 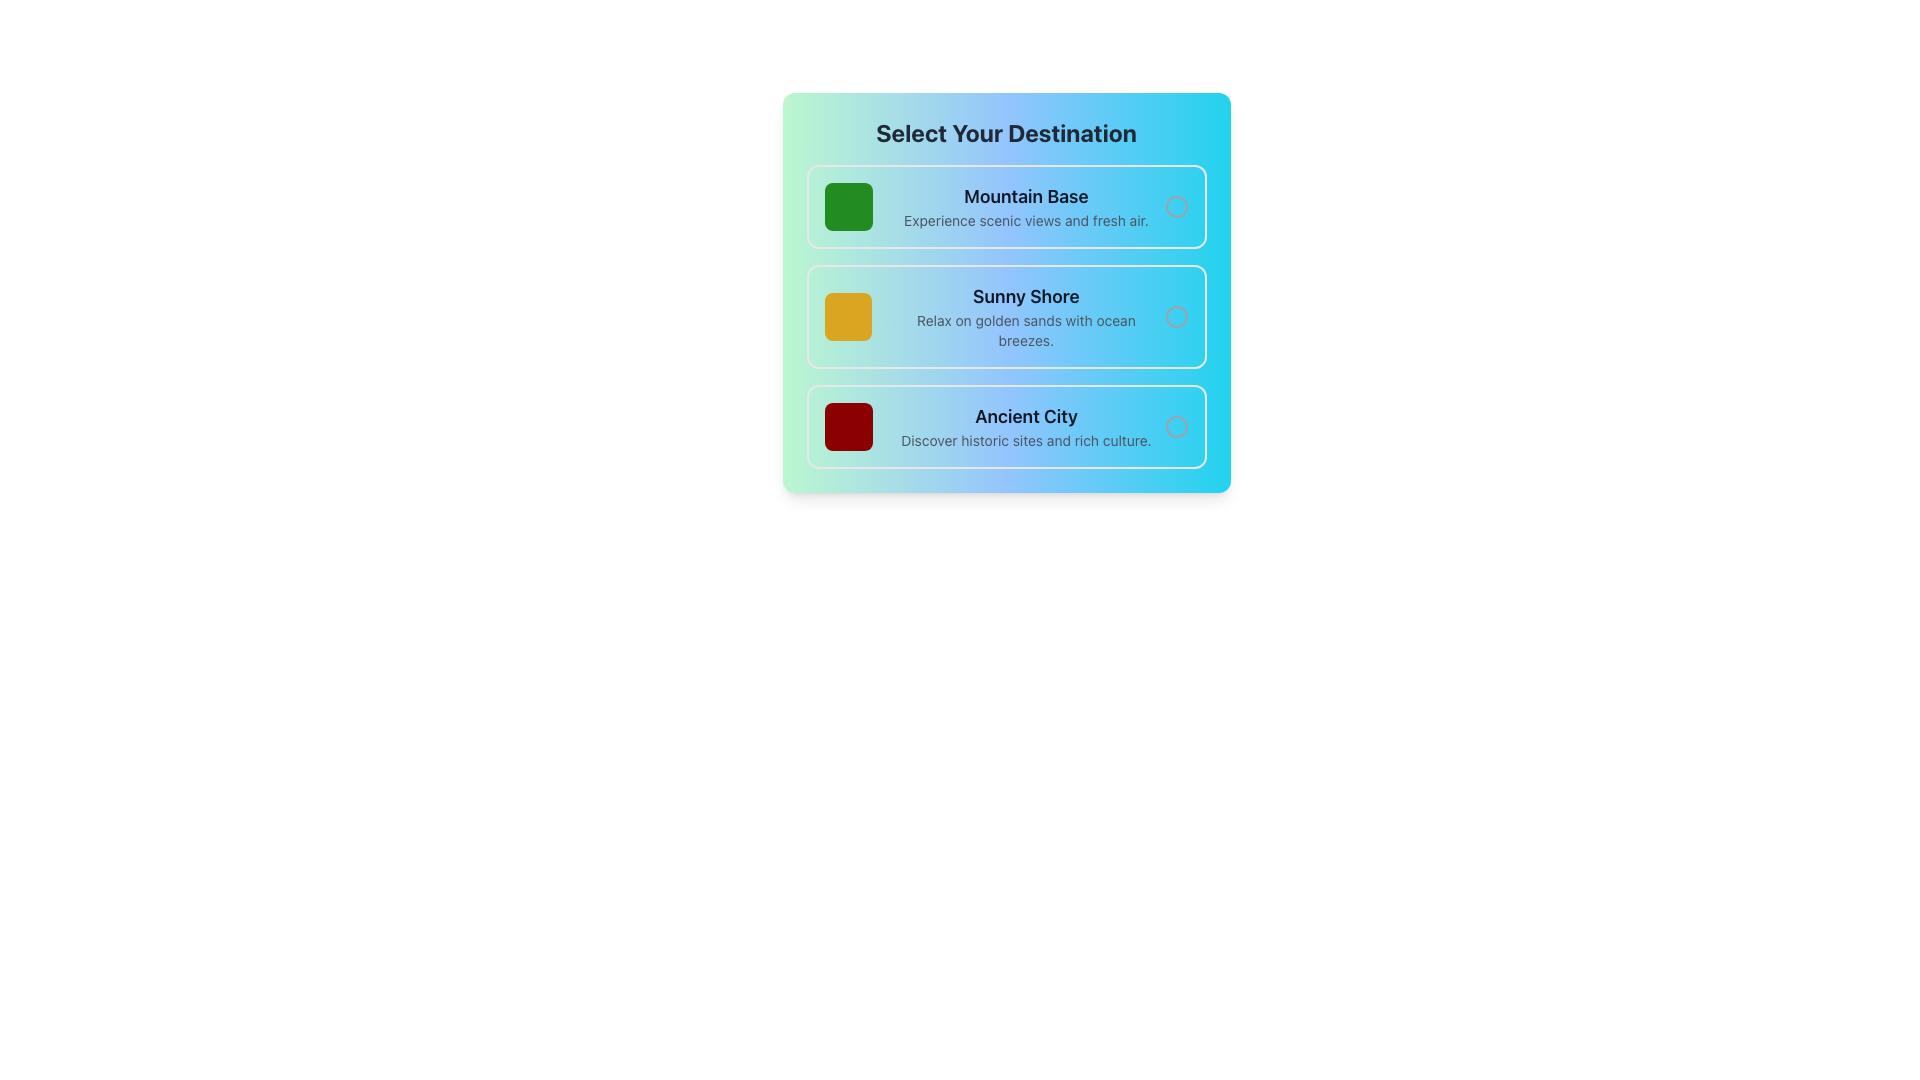 What do you see at coordinates (1176, 426) in the screenshot?
I see `the radio button for the 'Ancient City' destination` at bounding box center [1176, 426].